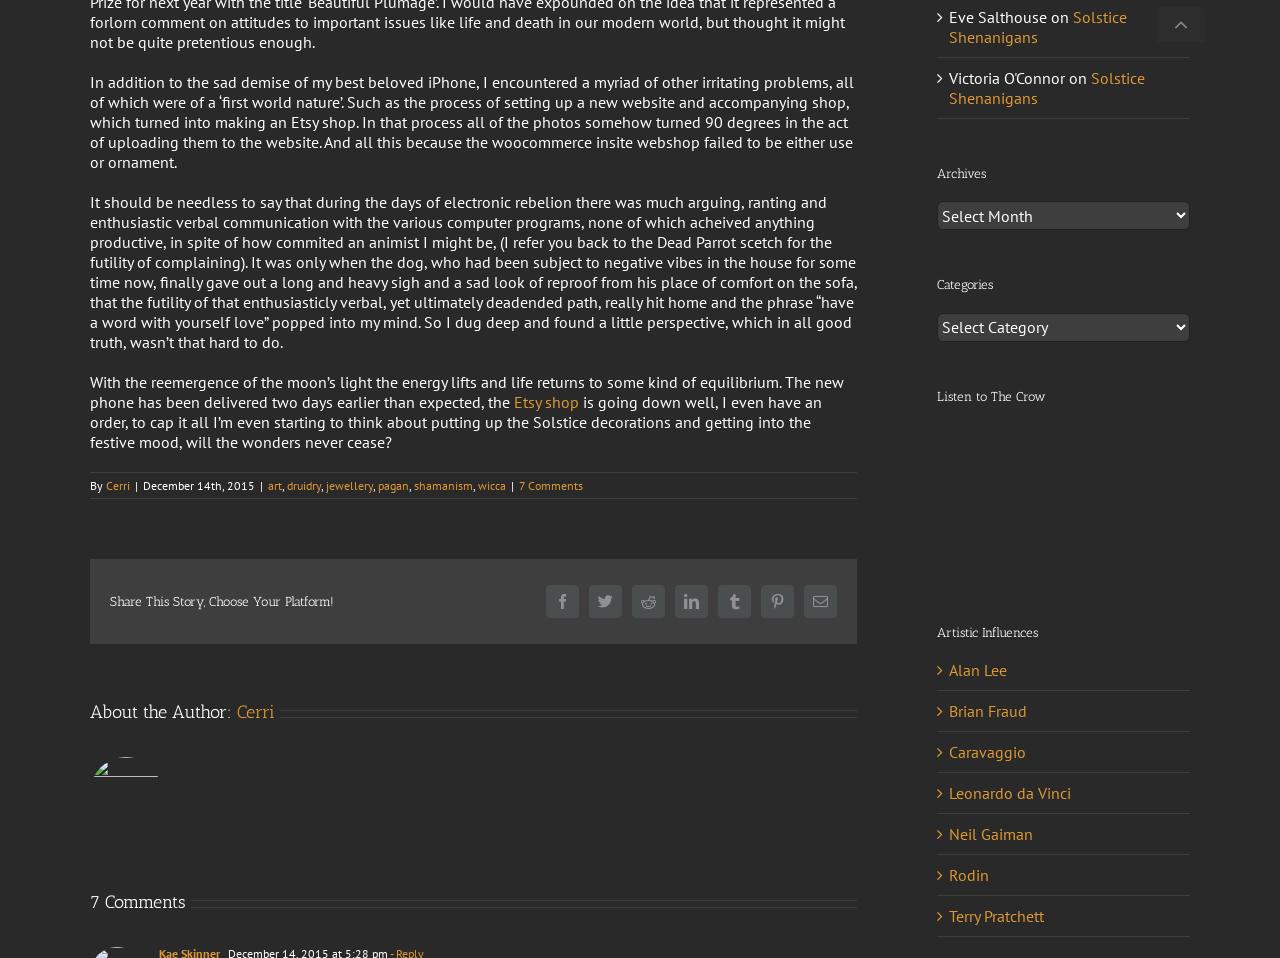 The width and height of the screenshot is (1280, 958). What do you see at coordinates (998, 15) in the screenshot?
I see `'Eve Salthouse'` at bounding box center [998, 15].